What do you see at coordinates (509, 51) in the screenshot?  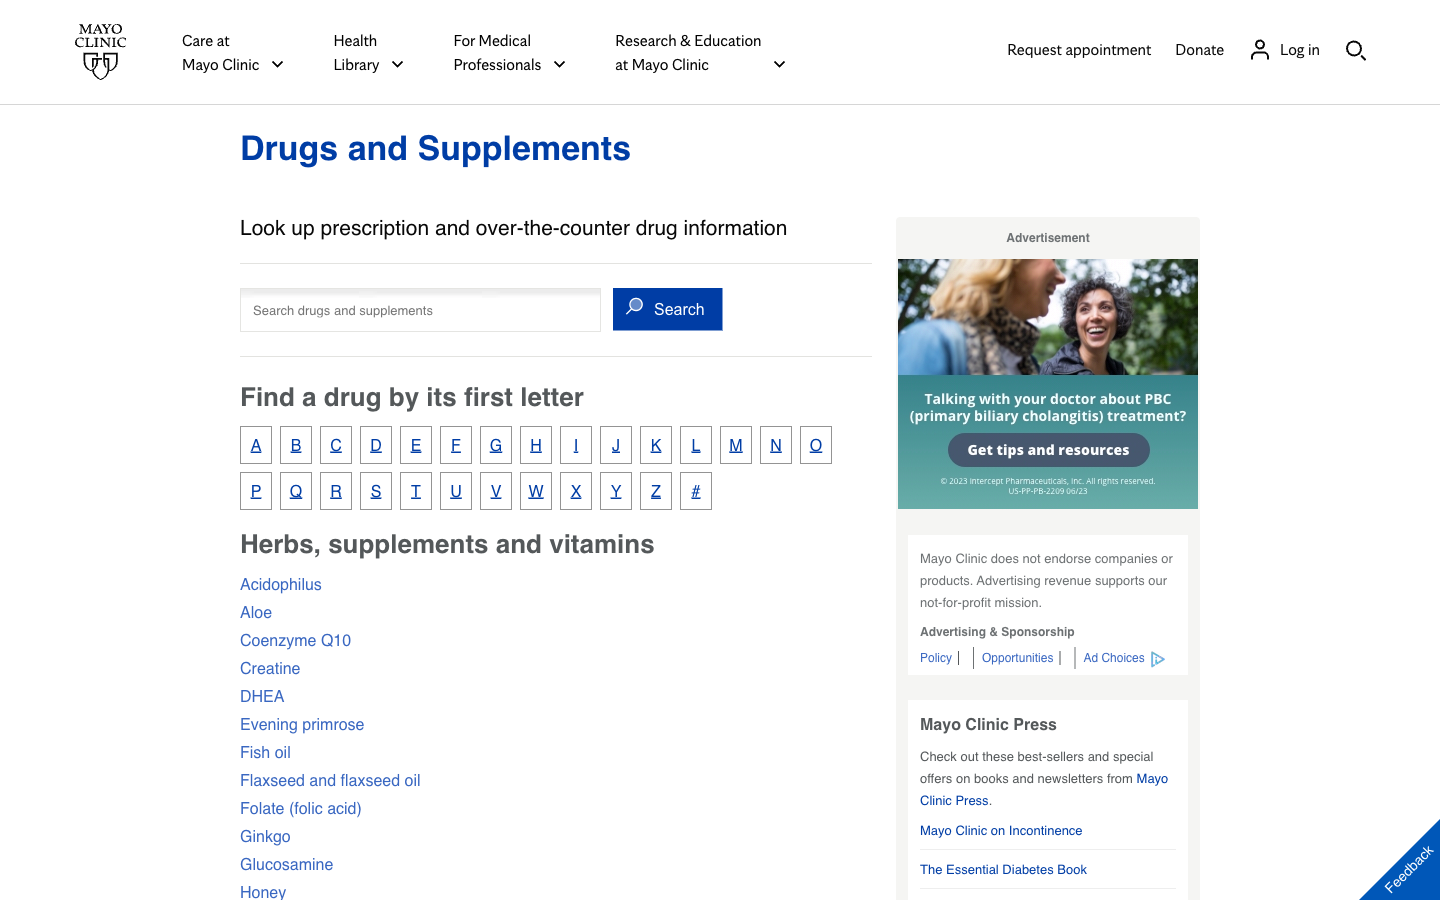 I see `Visit the mayoclinic page for medical professionals and choose the first option you see` at bounding box center [509, 51].